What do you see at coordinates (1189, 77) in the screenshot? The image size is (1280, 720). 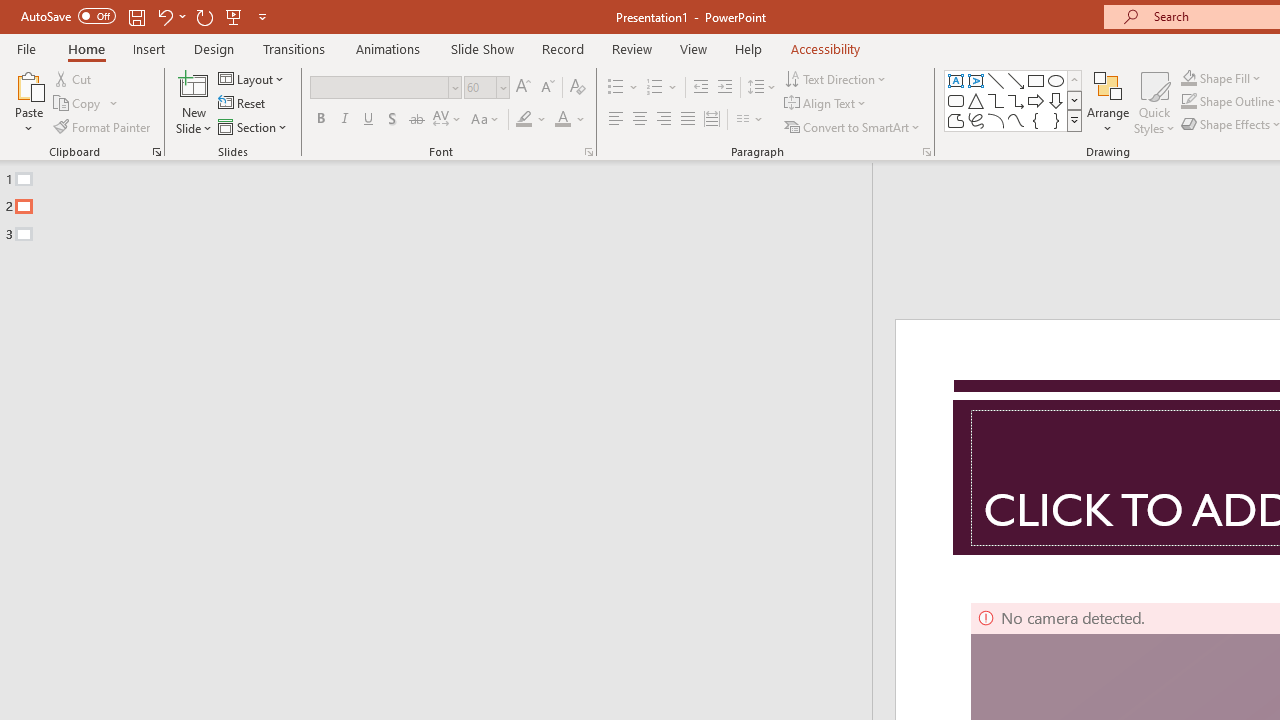 I see `'Shape Fill Orange, Accent 2'` at bounding box center [1189, 77].